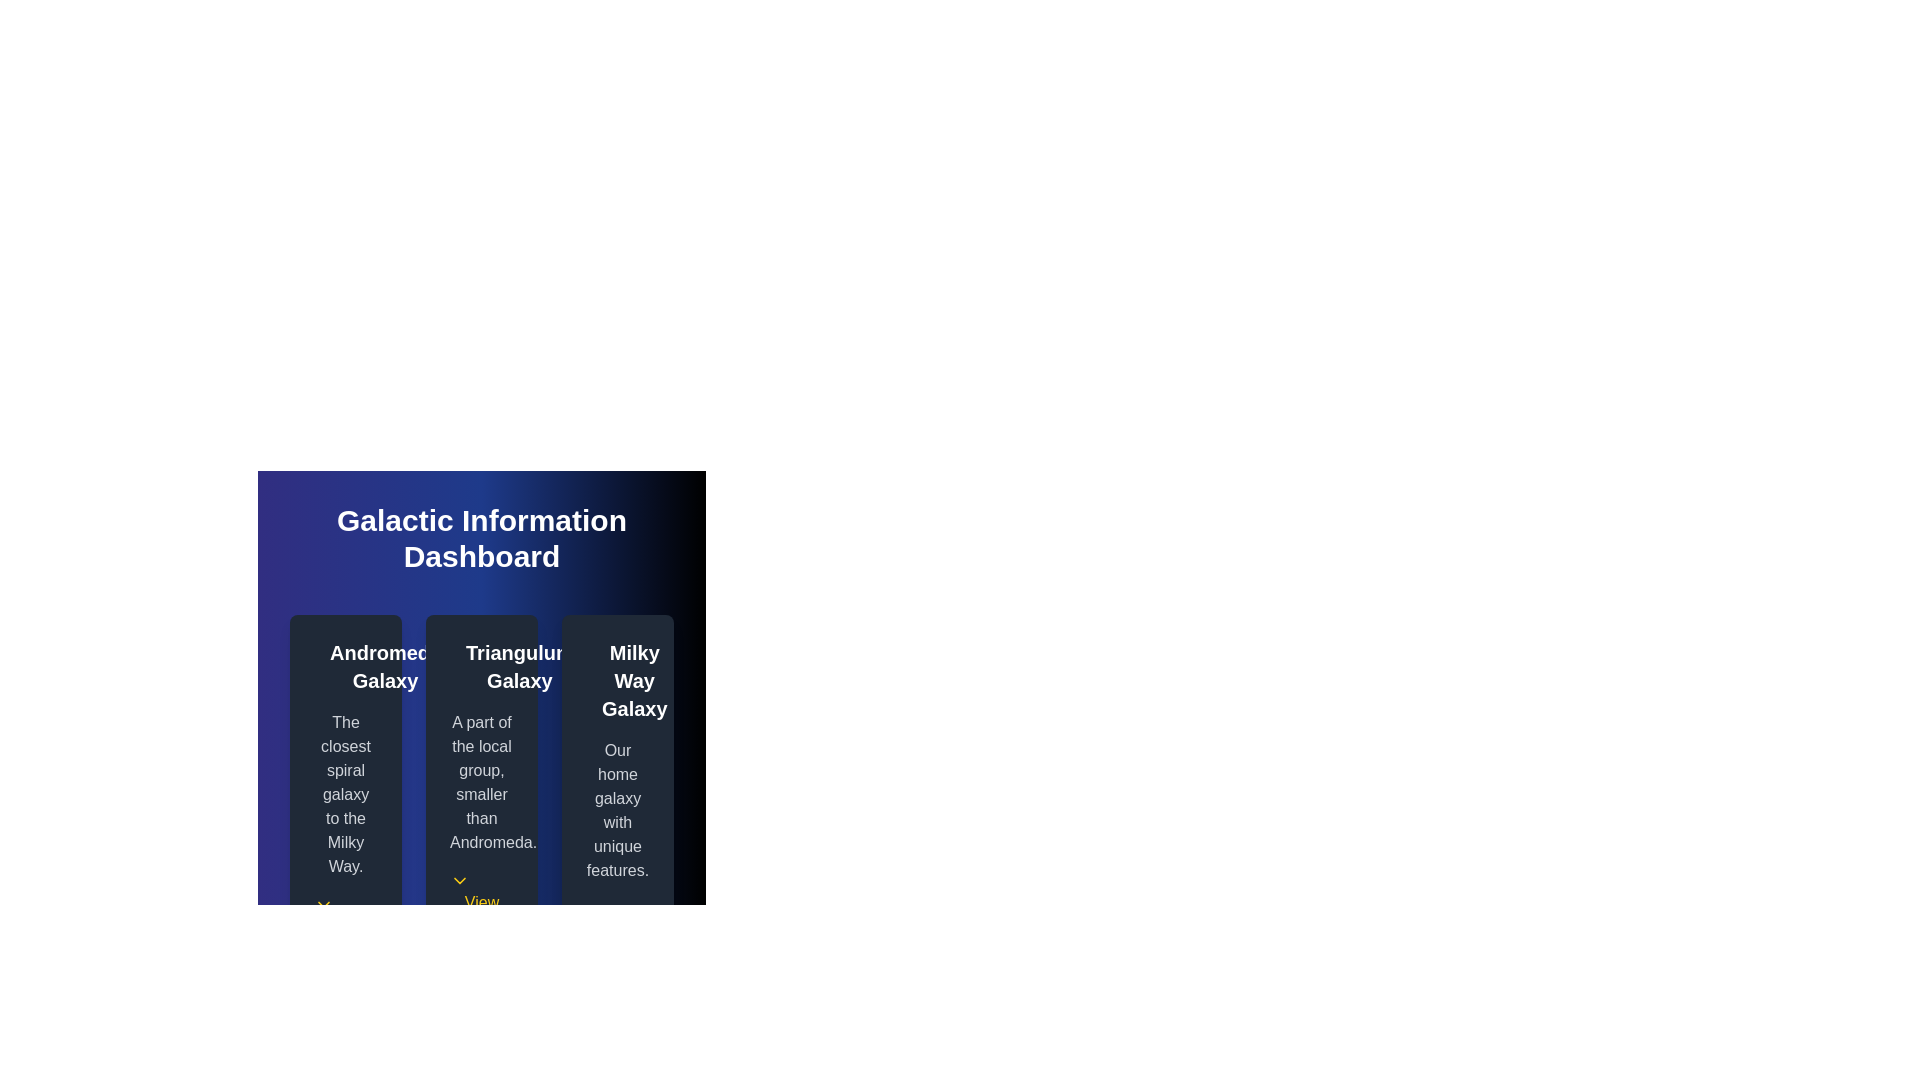 Image resolution: width=1920 pixels, height=1080 pixels. Describe the element at coordinates (481, 782) in the screenshot. I see `the text label that reads 'A part of the local group, smaller than Andromeda.' located within the card below the title 'Triangulum Galaxy' and above the 'View Details' button` at that location.